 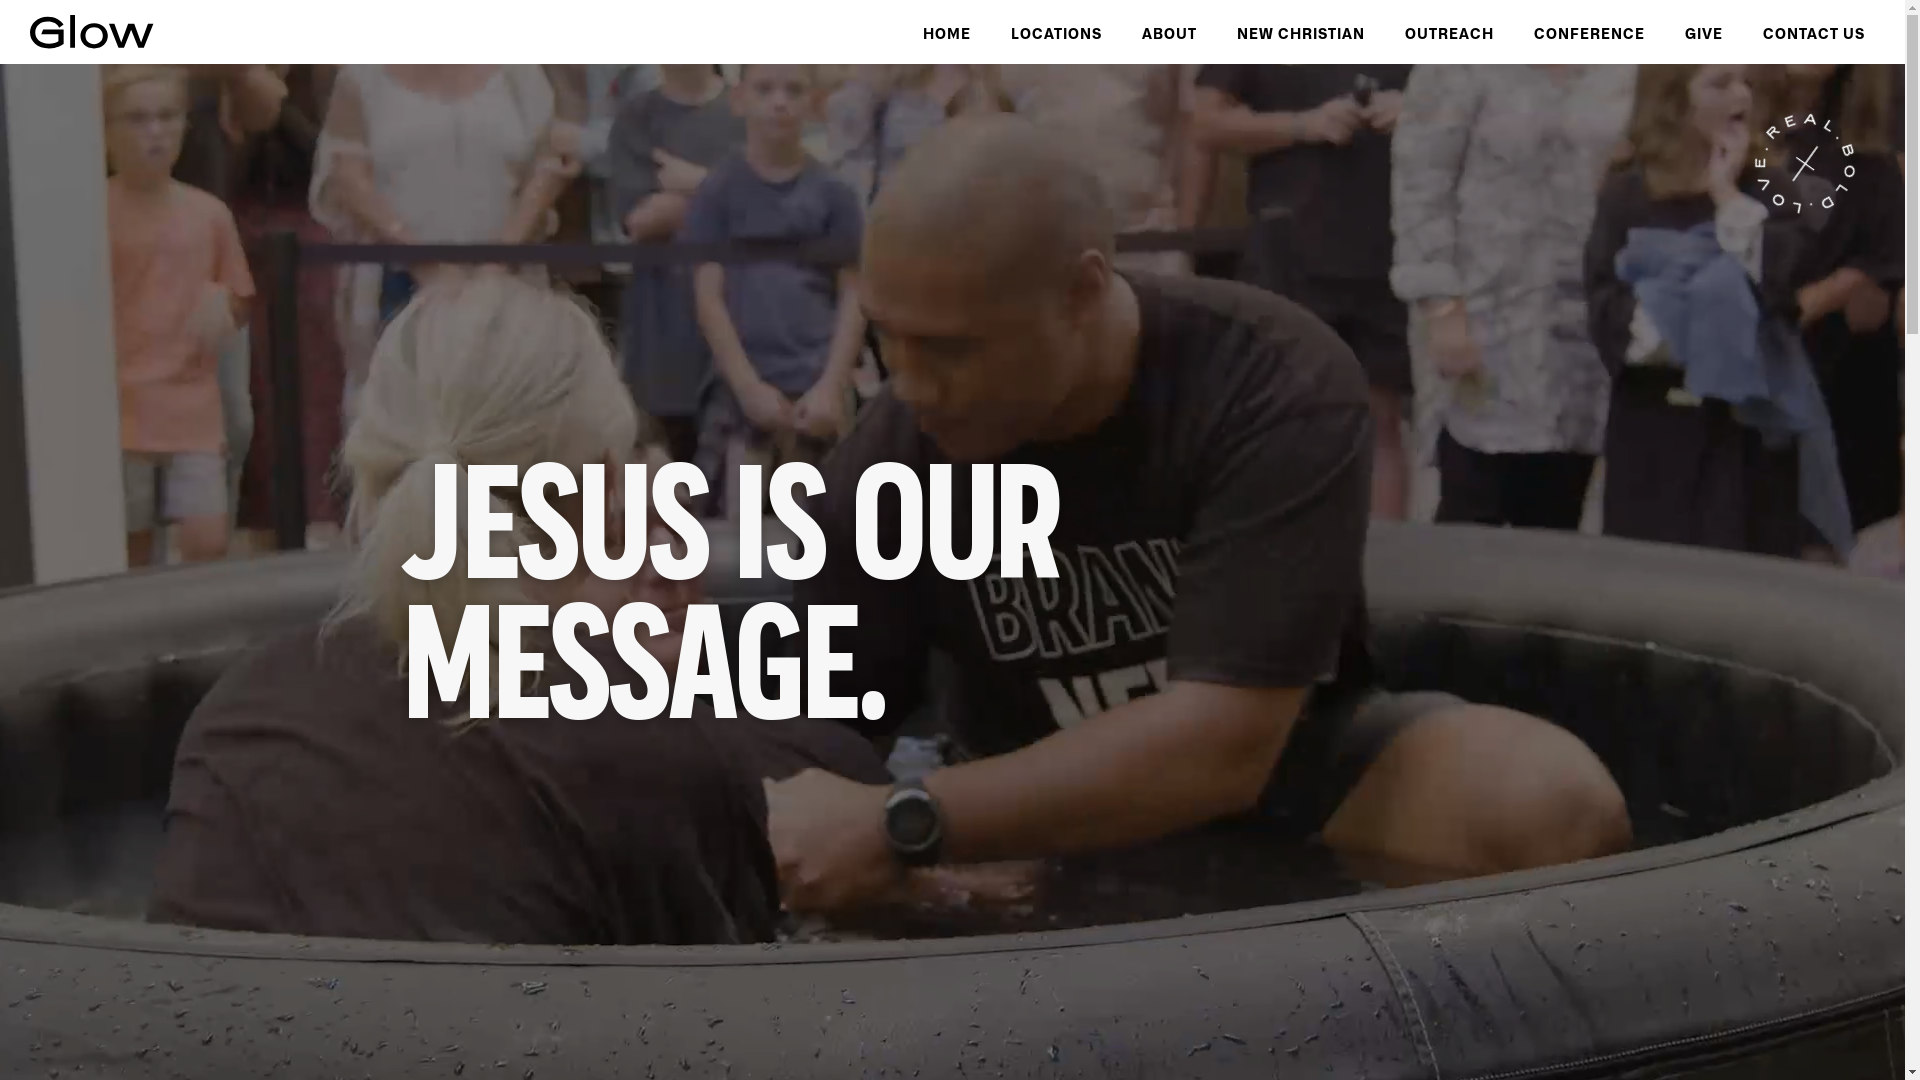 I want to click on 'LOCATIONS', so click(x=1055, y=31).